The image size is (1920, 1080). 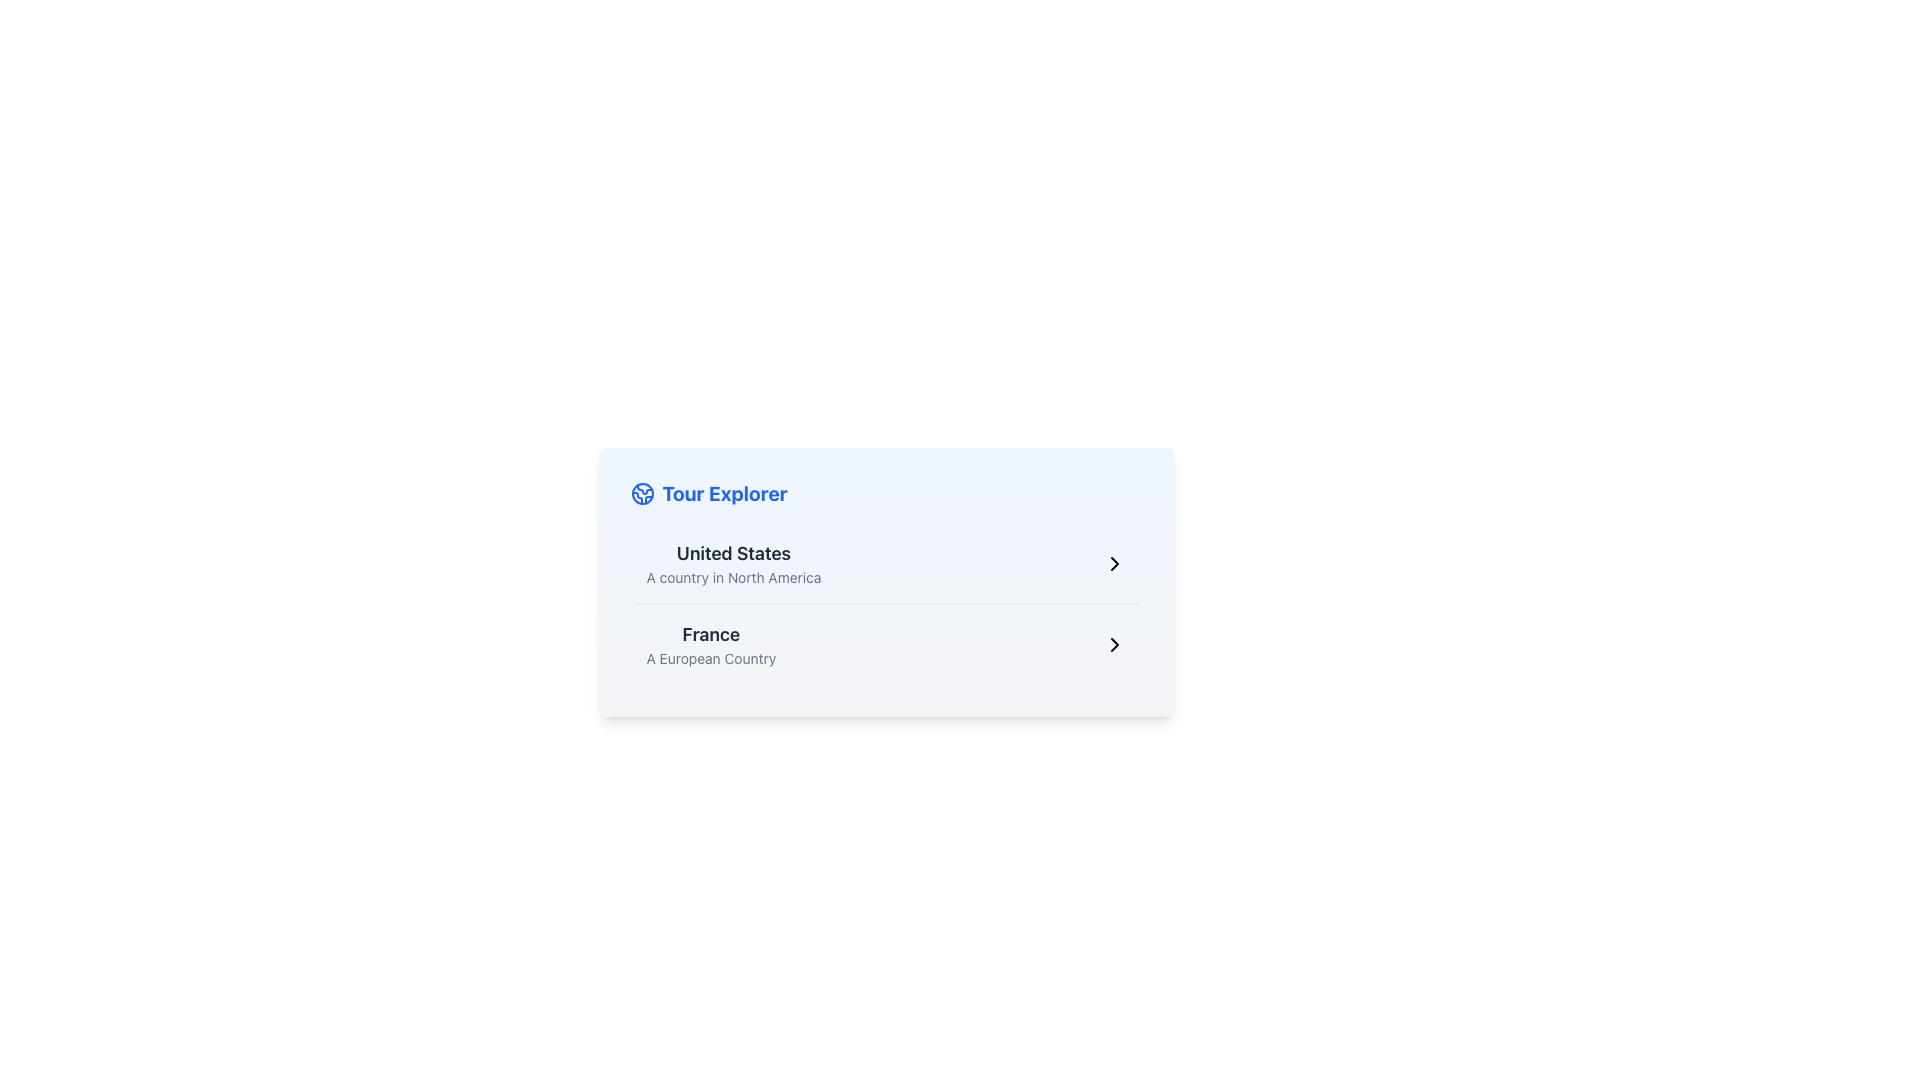 What do you see at coordinates (885, 644) in the screenshot?
I see `the second row of the 'Tour Explorer' list displaying 'France' and its description 'A European Country' to navigate` at bounding box center [885, 644].